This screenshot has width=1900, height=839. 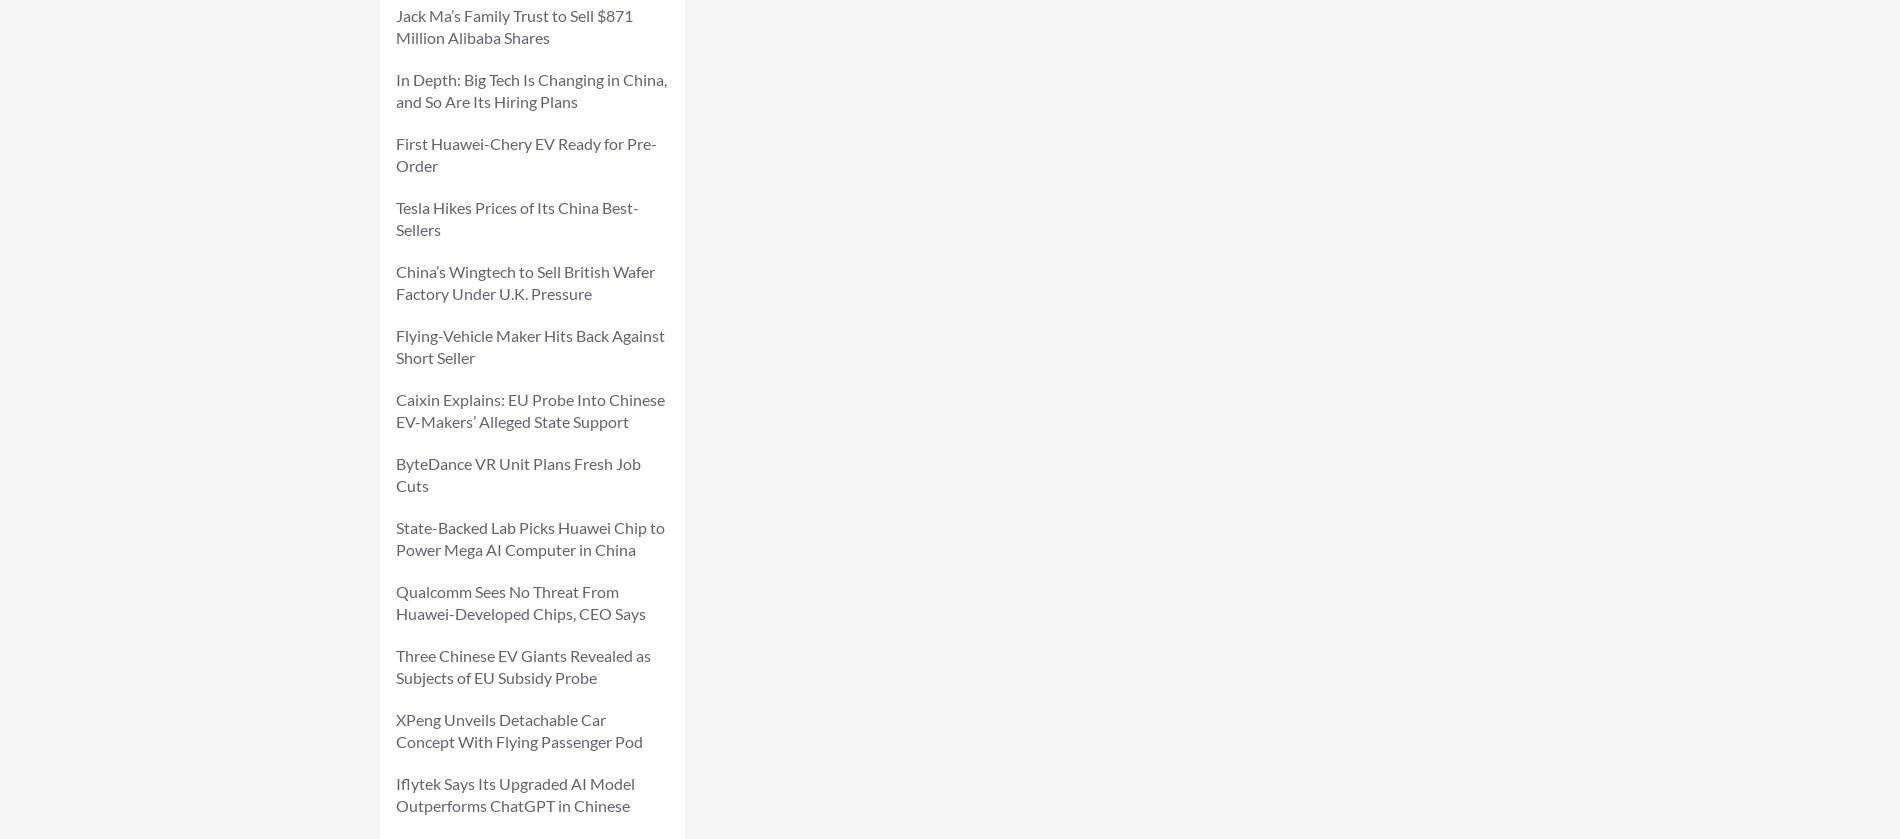 I want to click on 'Caixin Explains: EU Probe Into Chinese EV-Makers’ Alleged State Support', so click(x=530, y=410).